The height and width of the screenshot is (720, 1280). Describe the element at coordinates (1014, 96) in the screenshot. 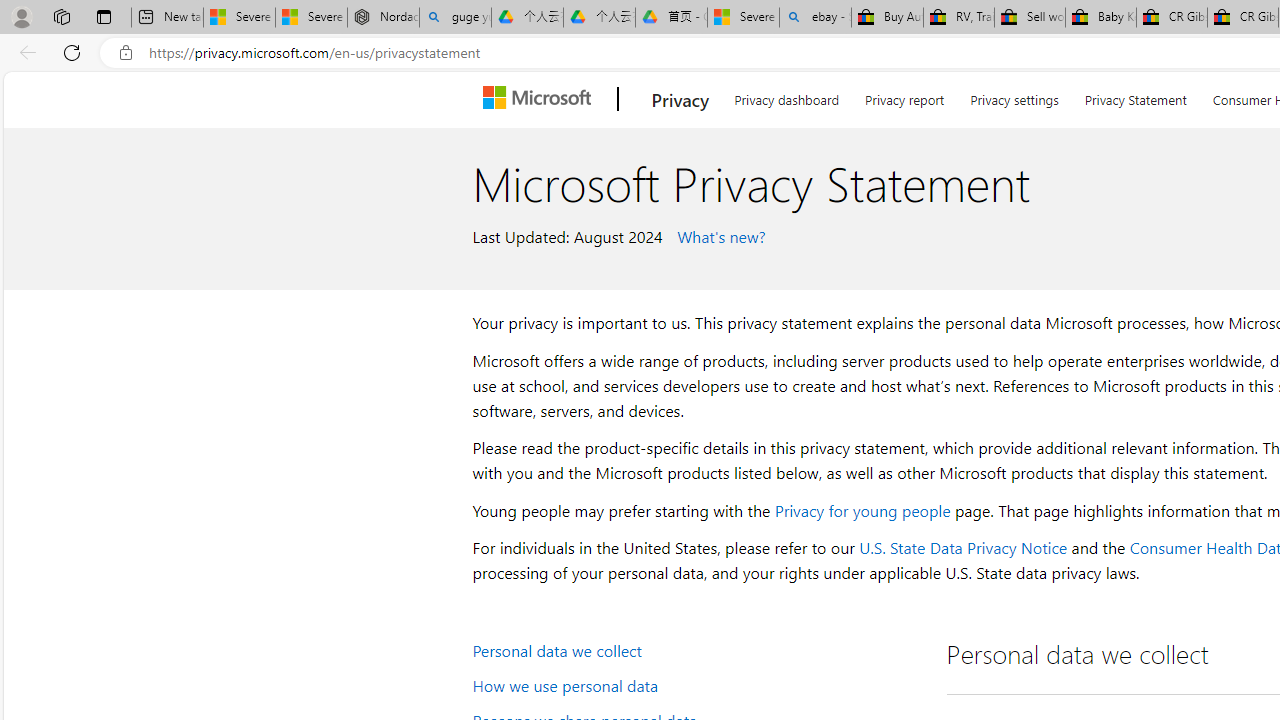

I see `'Privacy settings'` at that location.